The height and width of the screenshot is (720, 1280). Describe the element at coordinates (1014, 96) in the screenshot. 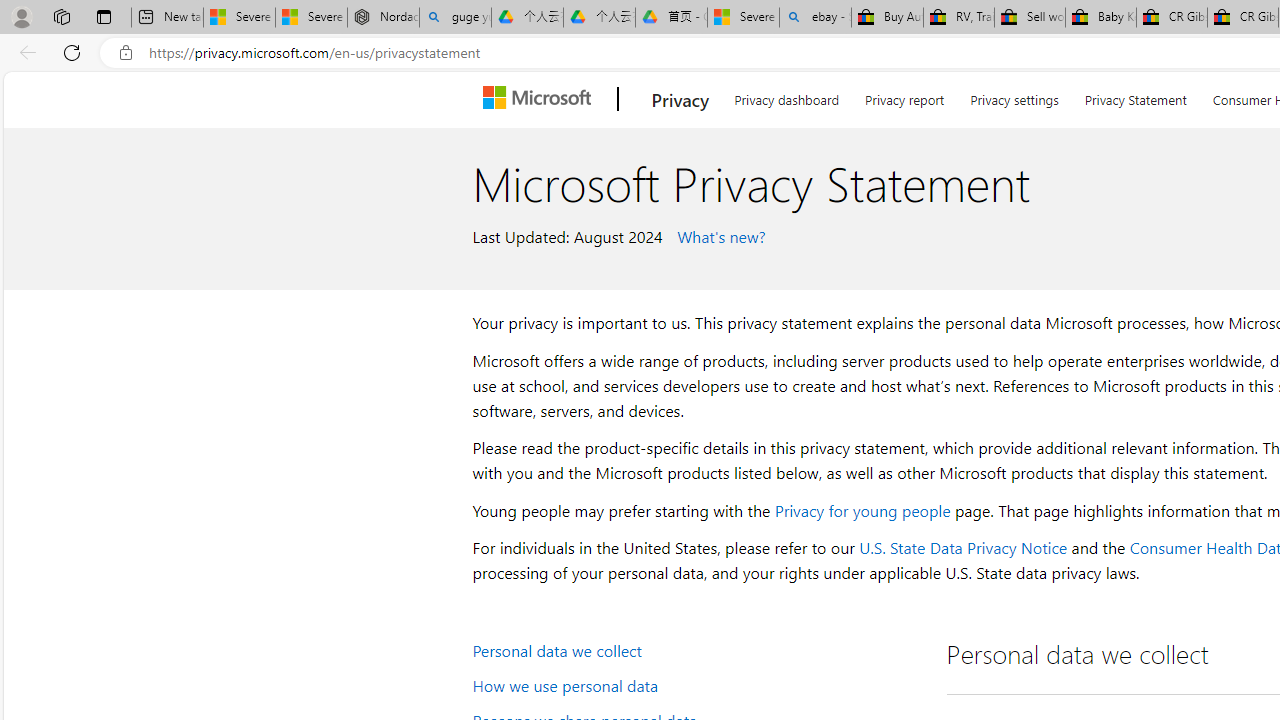

I see `'Privacy settings'` at that location.